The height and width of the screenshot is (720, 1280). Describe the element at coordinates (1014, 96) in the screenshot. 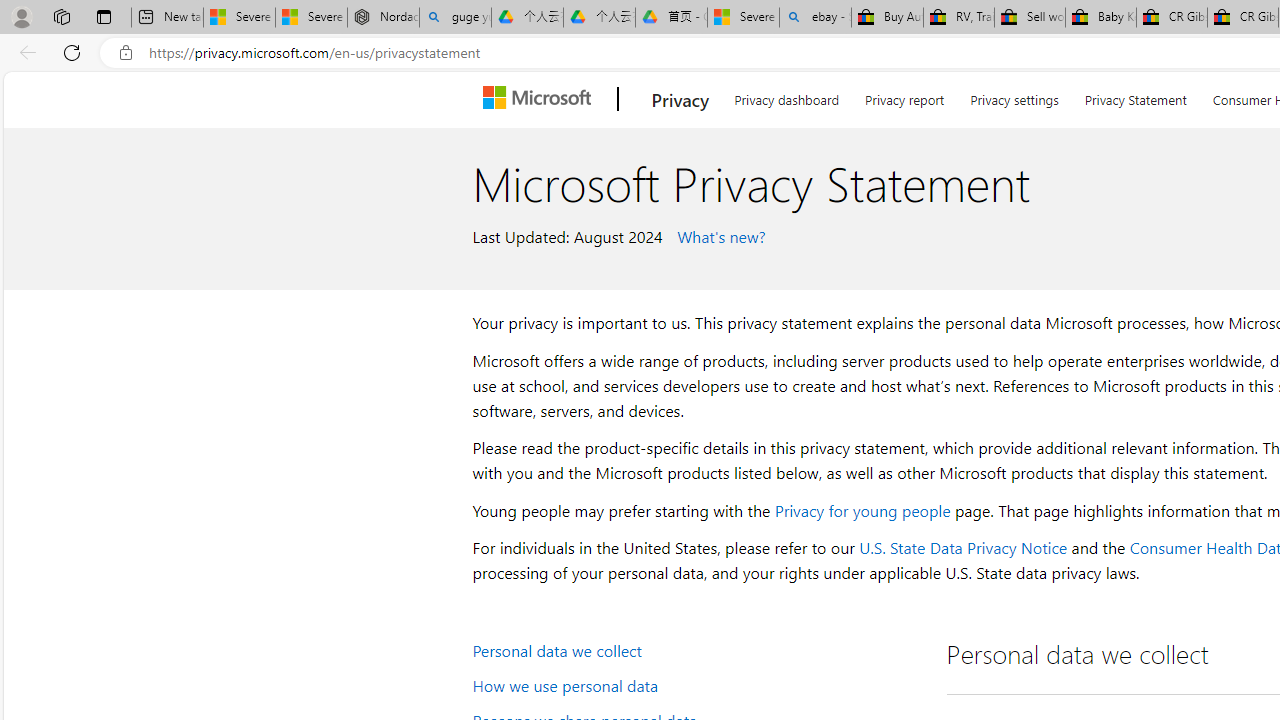

I see `'Privacy settings'` at that location.